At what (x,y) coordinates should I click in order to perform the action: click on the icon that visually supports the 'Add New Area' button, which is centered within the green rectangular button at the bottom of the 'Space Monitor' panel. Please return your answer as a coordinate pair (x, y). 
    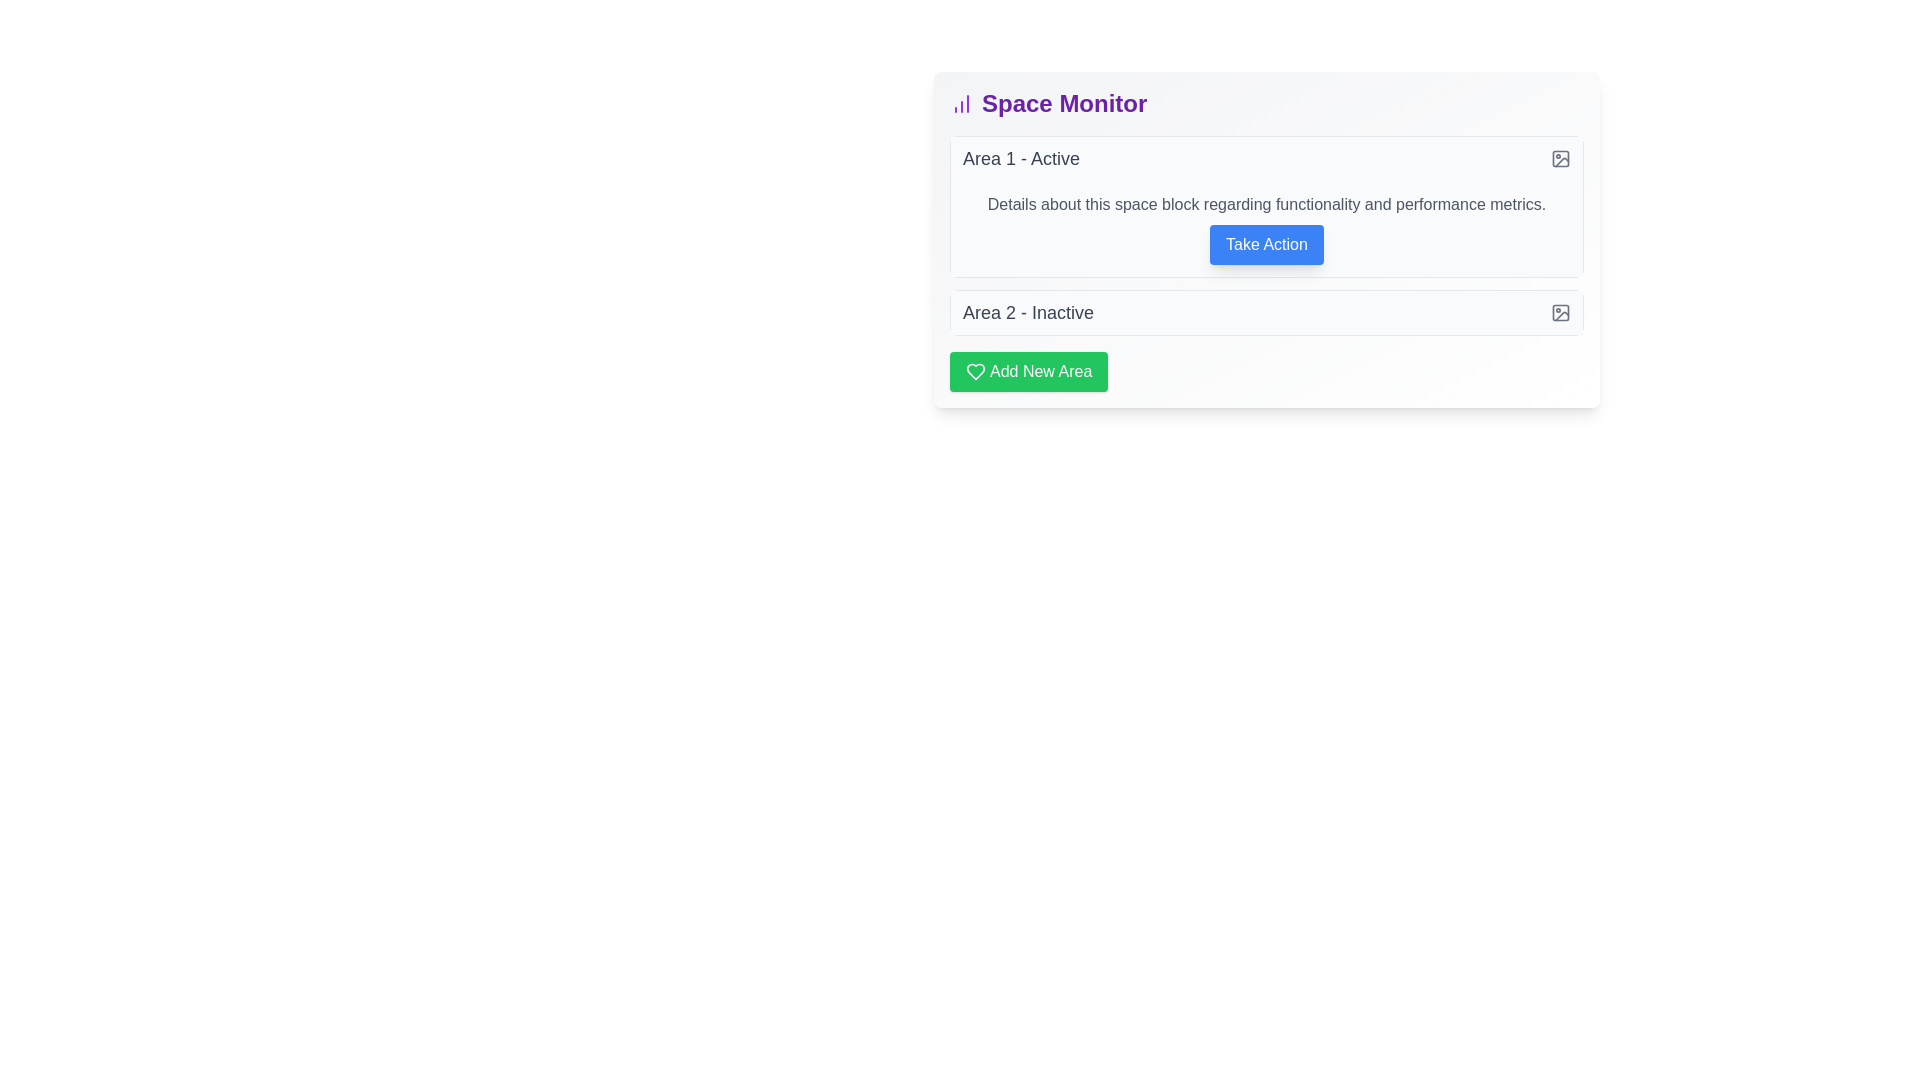
    Looking at the image, I should click on (975, 371).